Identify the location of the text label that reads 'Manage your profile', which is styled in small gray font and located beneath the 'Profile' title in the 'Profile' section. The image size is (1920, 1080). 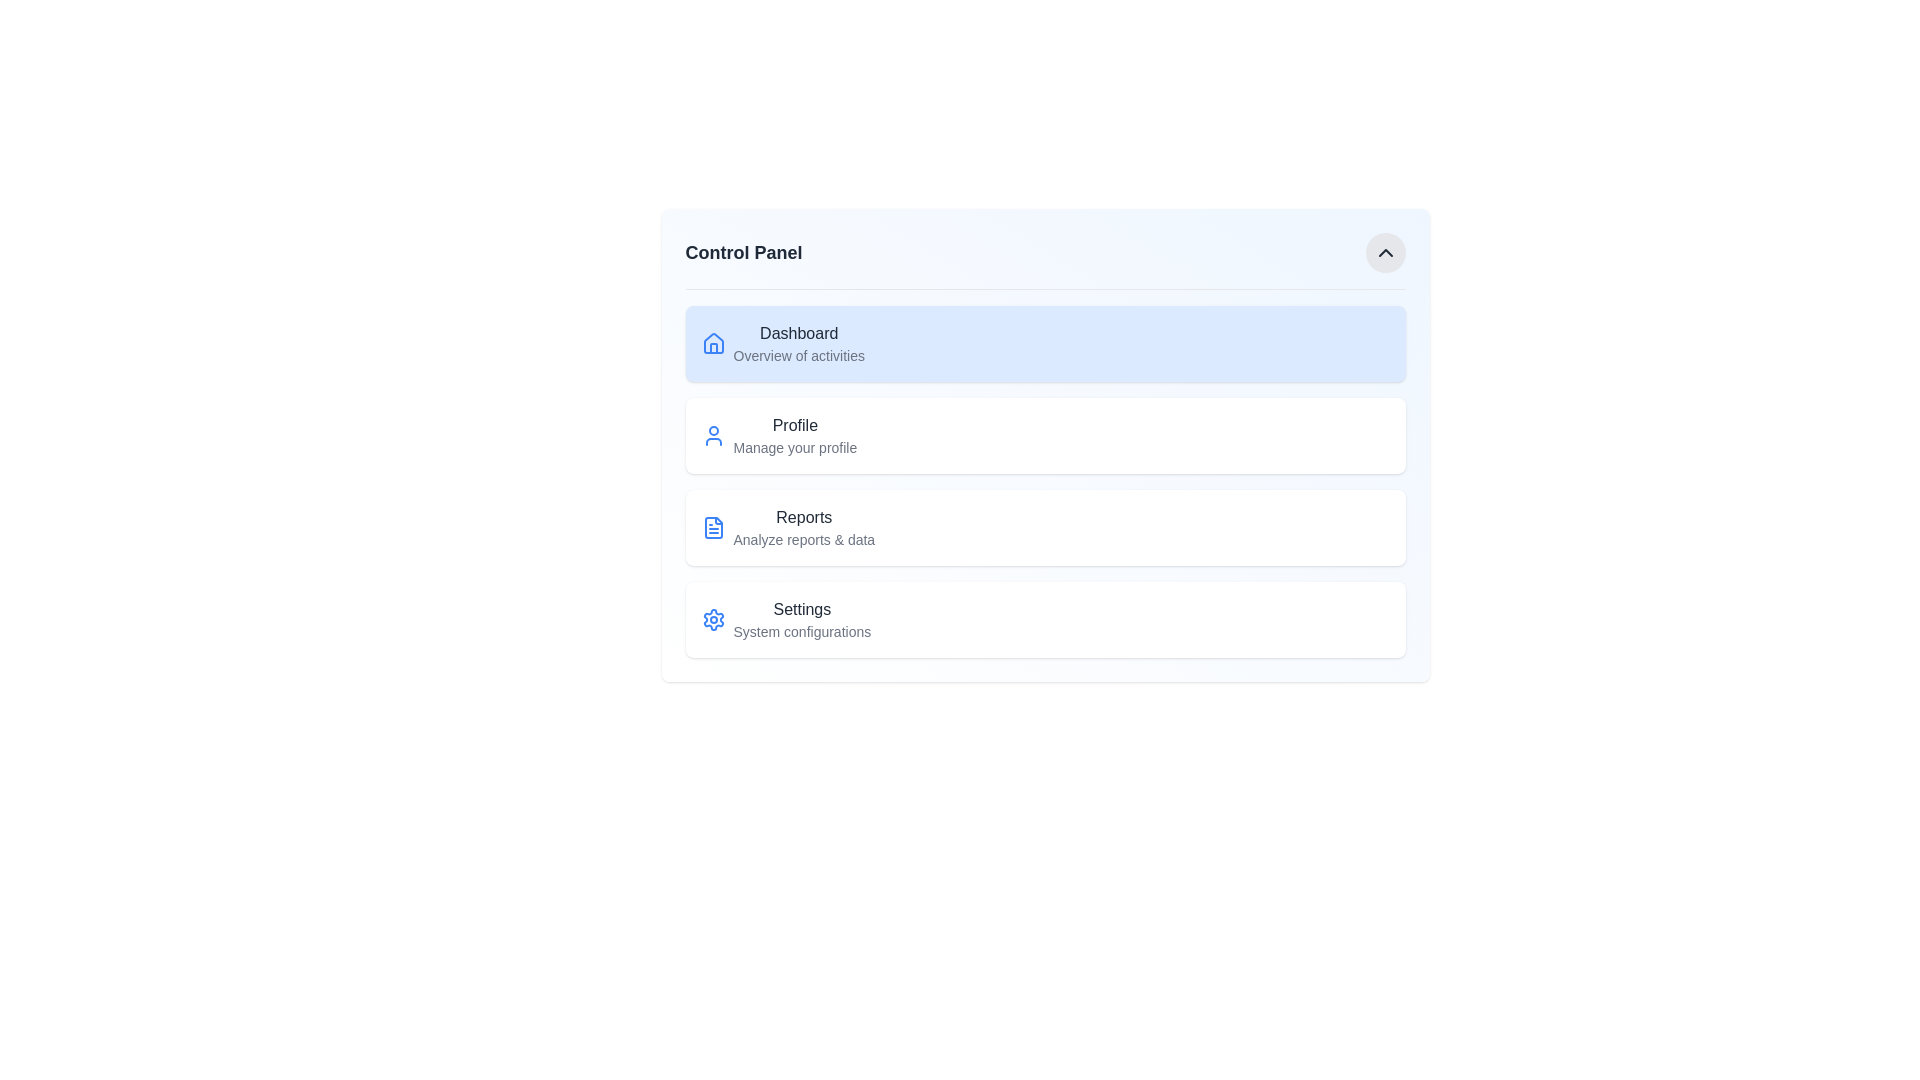
(794, 446).